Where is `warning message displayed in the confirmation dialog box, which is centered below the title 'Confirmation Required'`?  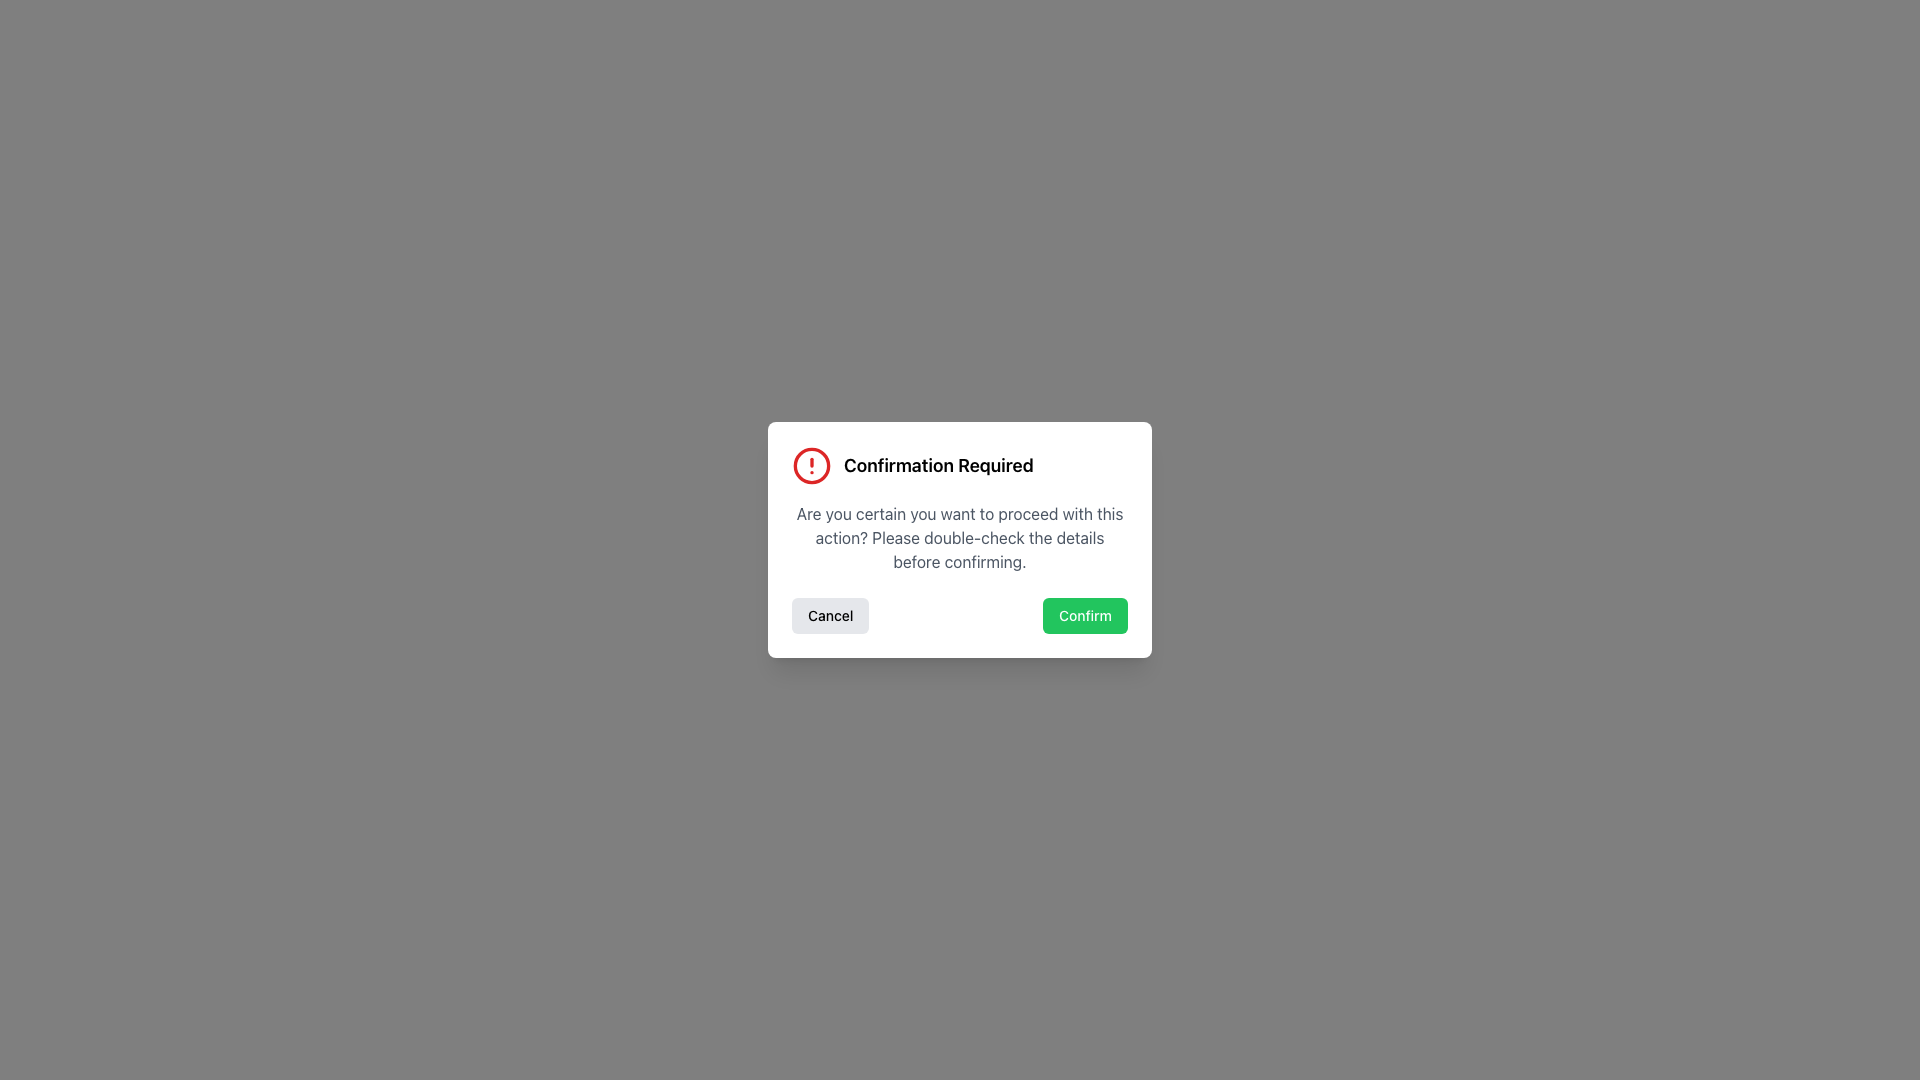
warning message displayed in the confirmation dialog box, which is centered below the title 'Confirmation Required' is located at coordinates (960, 536).